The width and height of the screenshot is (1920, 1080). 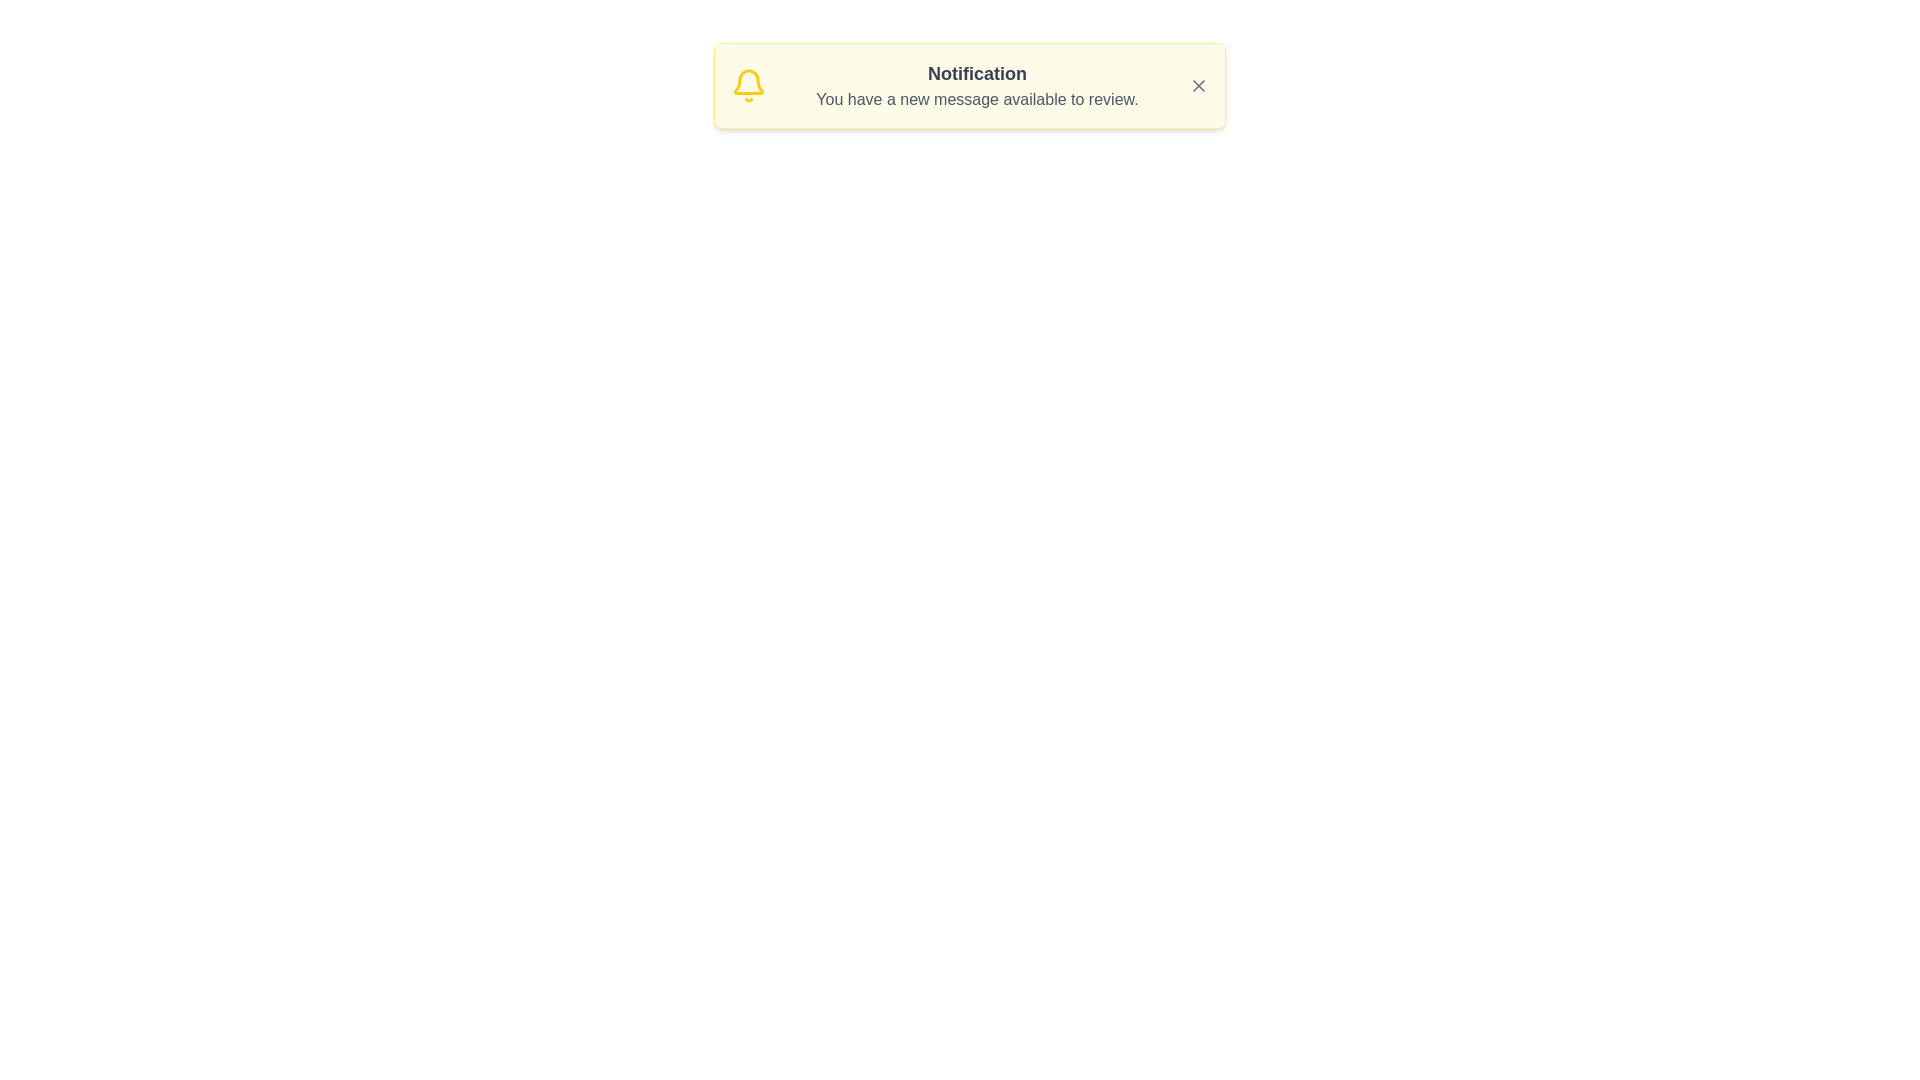 What do you see at coordinates (747, 84) in the screenshot?
I see `the yellow bell icon for notifications located in the top-left corner of the notification box adjacent to the bolded text 'Notification'` at bounding box center [747, 84].